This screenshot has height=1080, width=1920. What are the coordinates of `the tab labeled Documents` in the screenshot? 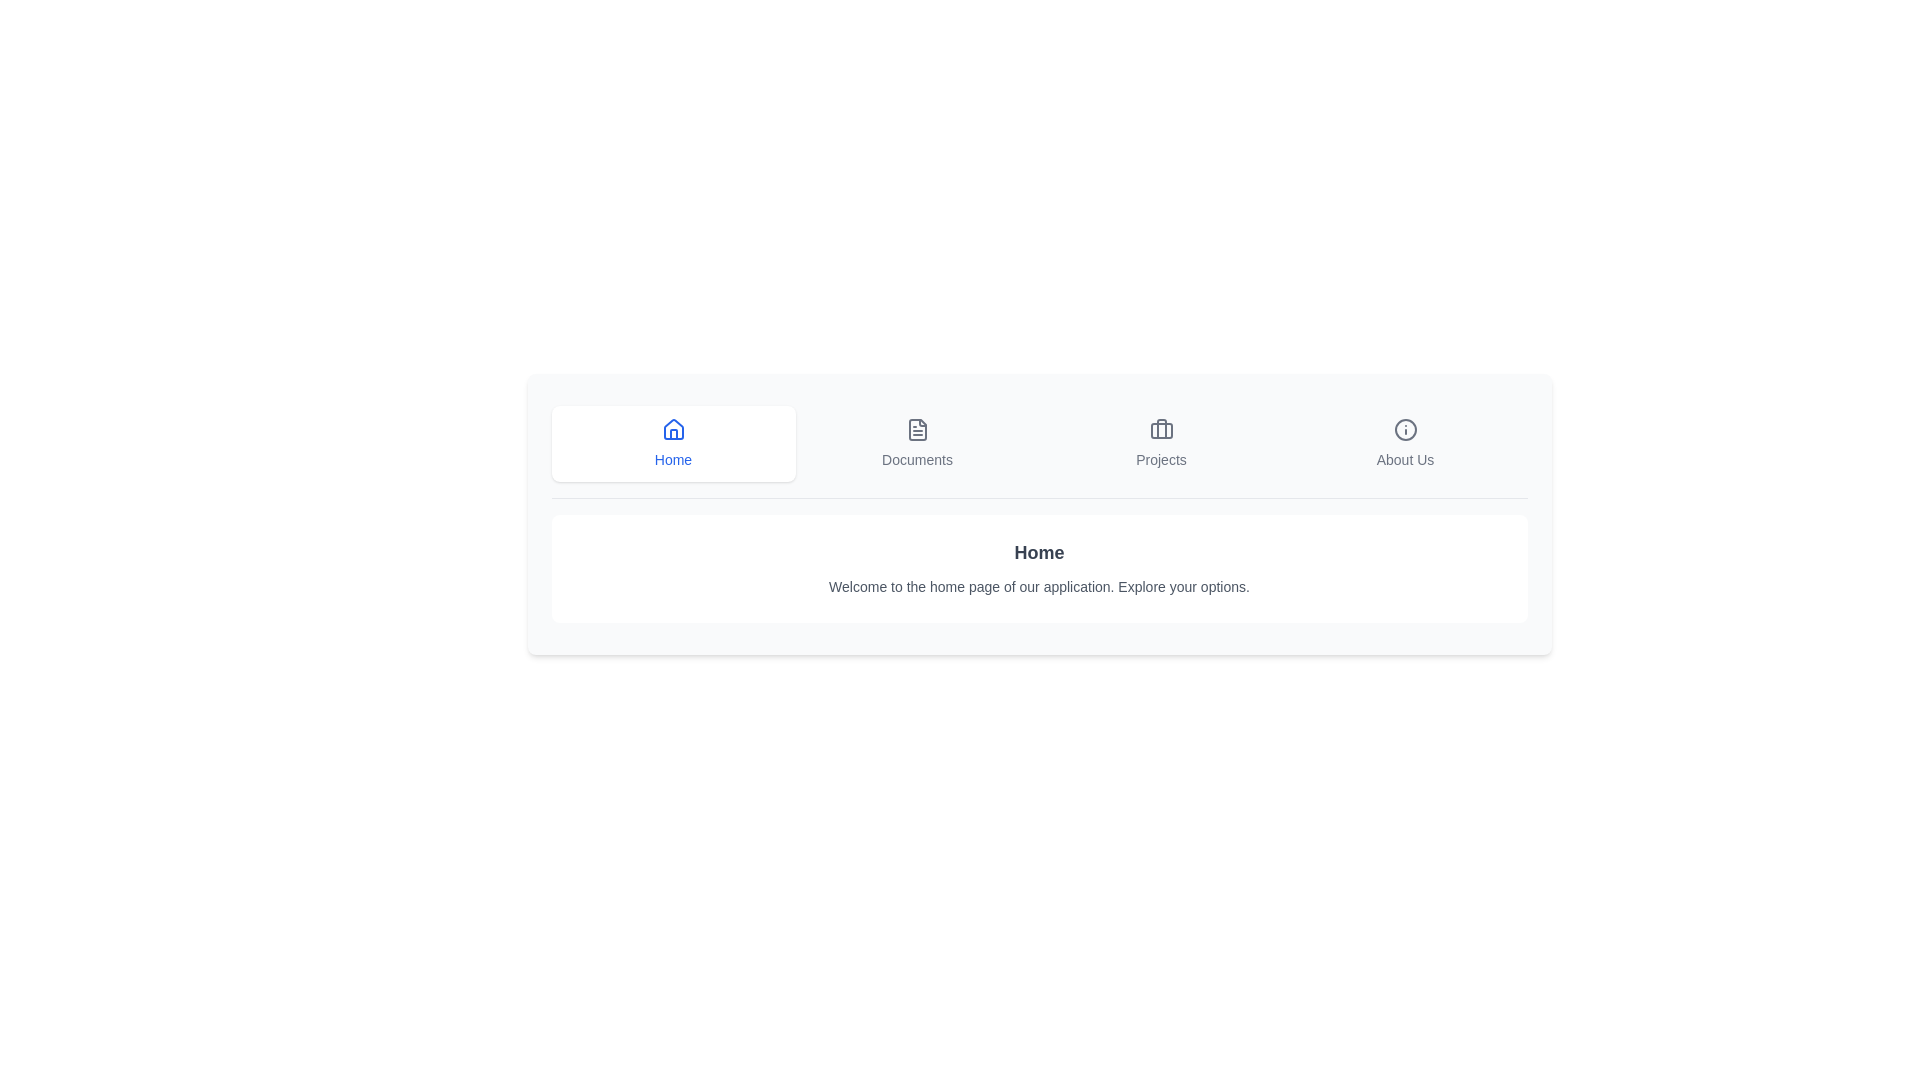 It's located at (916, 442).